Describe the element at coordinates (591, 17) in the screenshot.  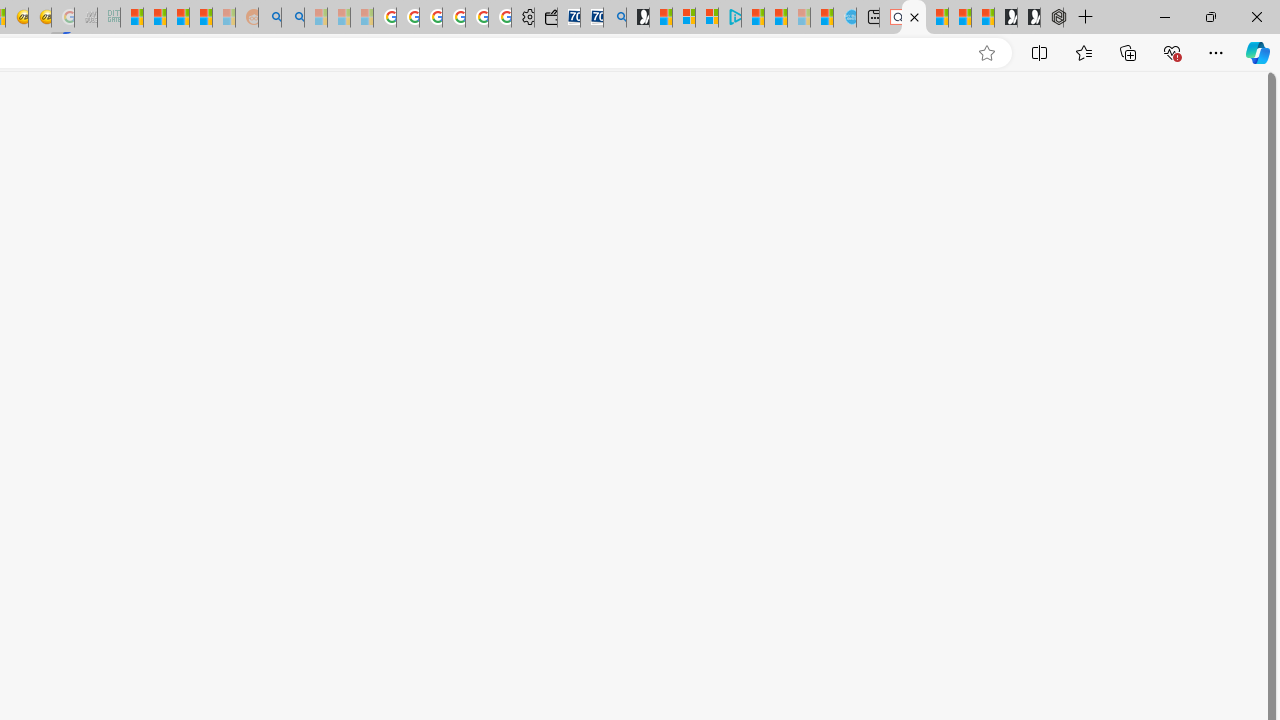
I see `'Cheap Car Rentals - Save70.com'` at that location.